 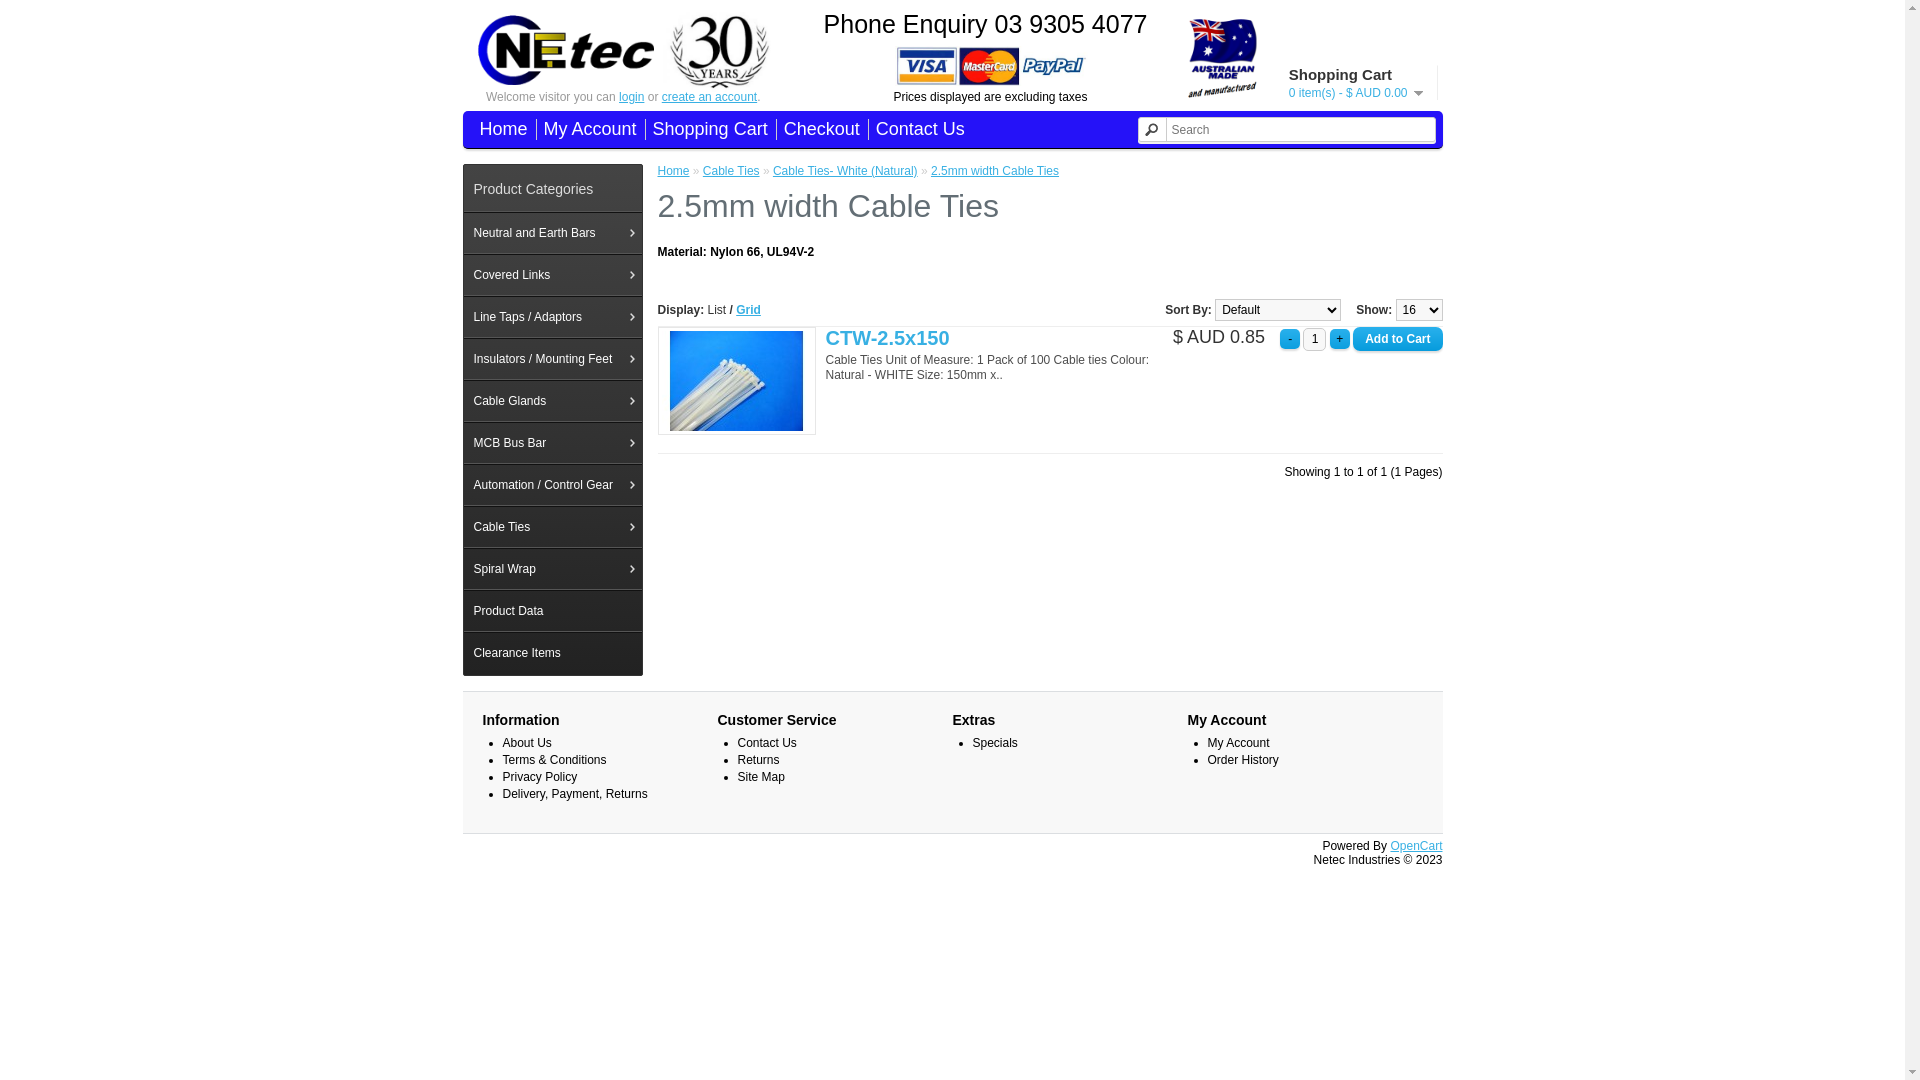 What do you see at coordinates (709, 96) in the screenshot?
I see `'create an account'` at bounding box center [709, 96].